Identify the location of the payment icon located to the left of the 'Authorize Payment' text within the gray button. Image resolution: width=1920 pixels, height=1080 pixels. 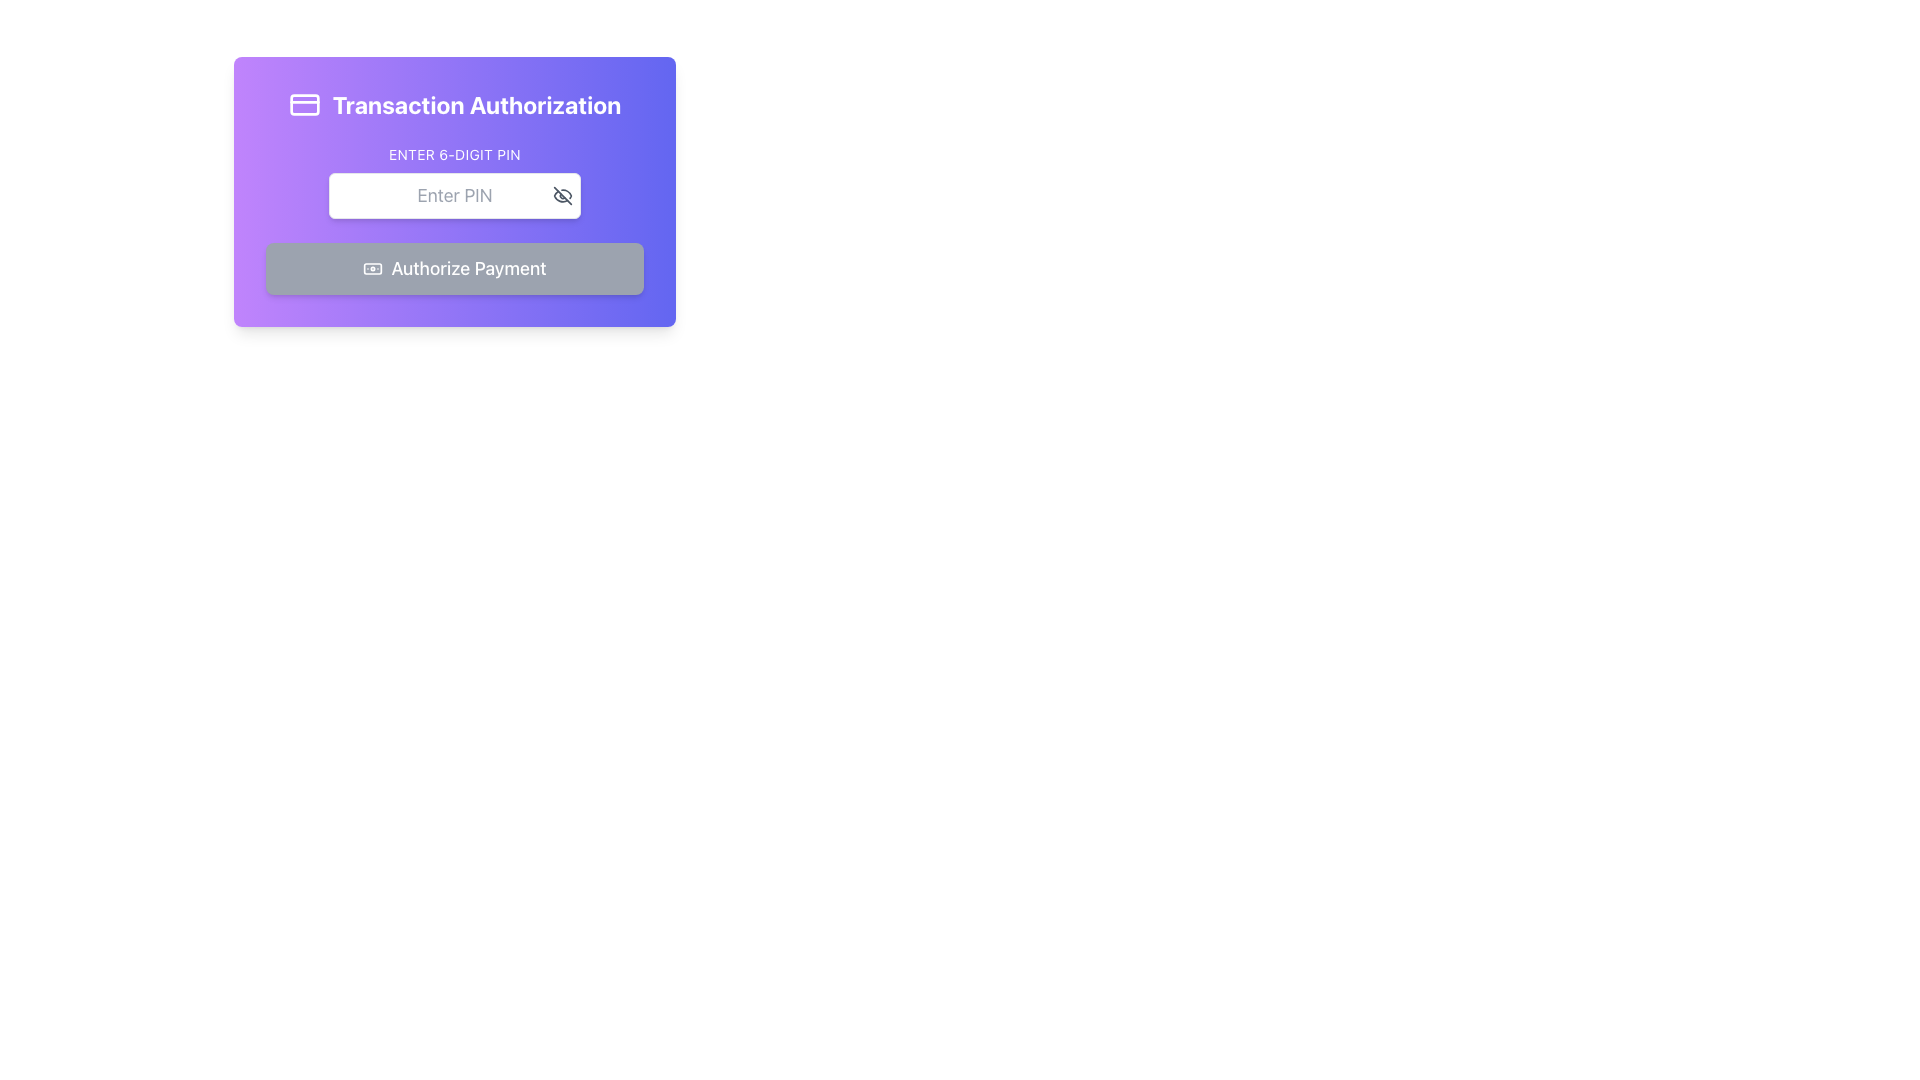
(373, 268).